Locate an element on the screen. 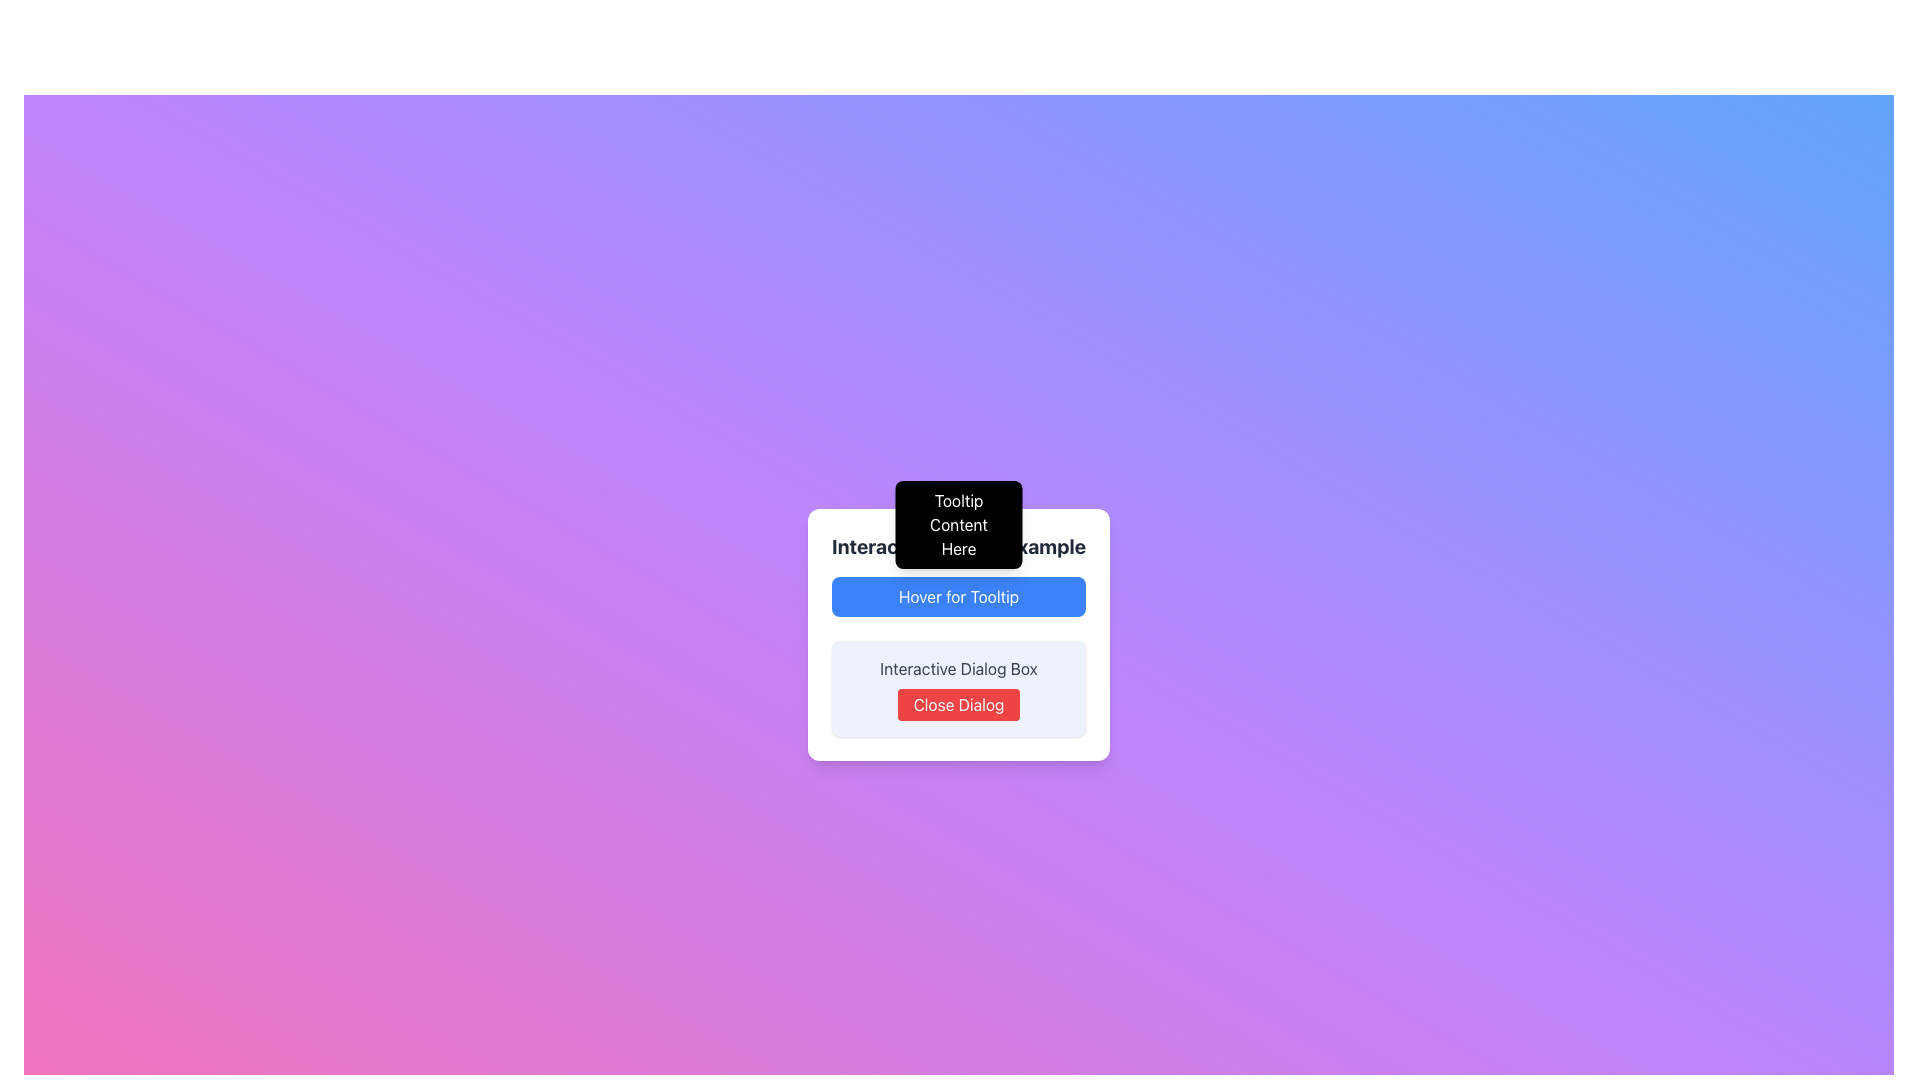  the red rectangular button labeled 'Close Dialog' to observe its hover effect is located at coordinates (958, 704).